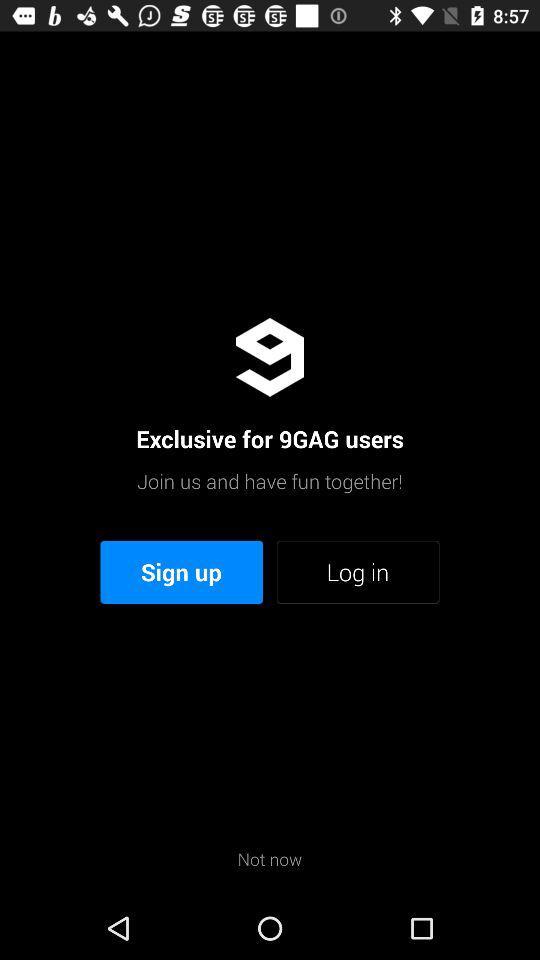 This screenshot has height=960, width=540. I want to click on log in, so click(357, 572).